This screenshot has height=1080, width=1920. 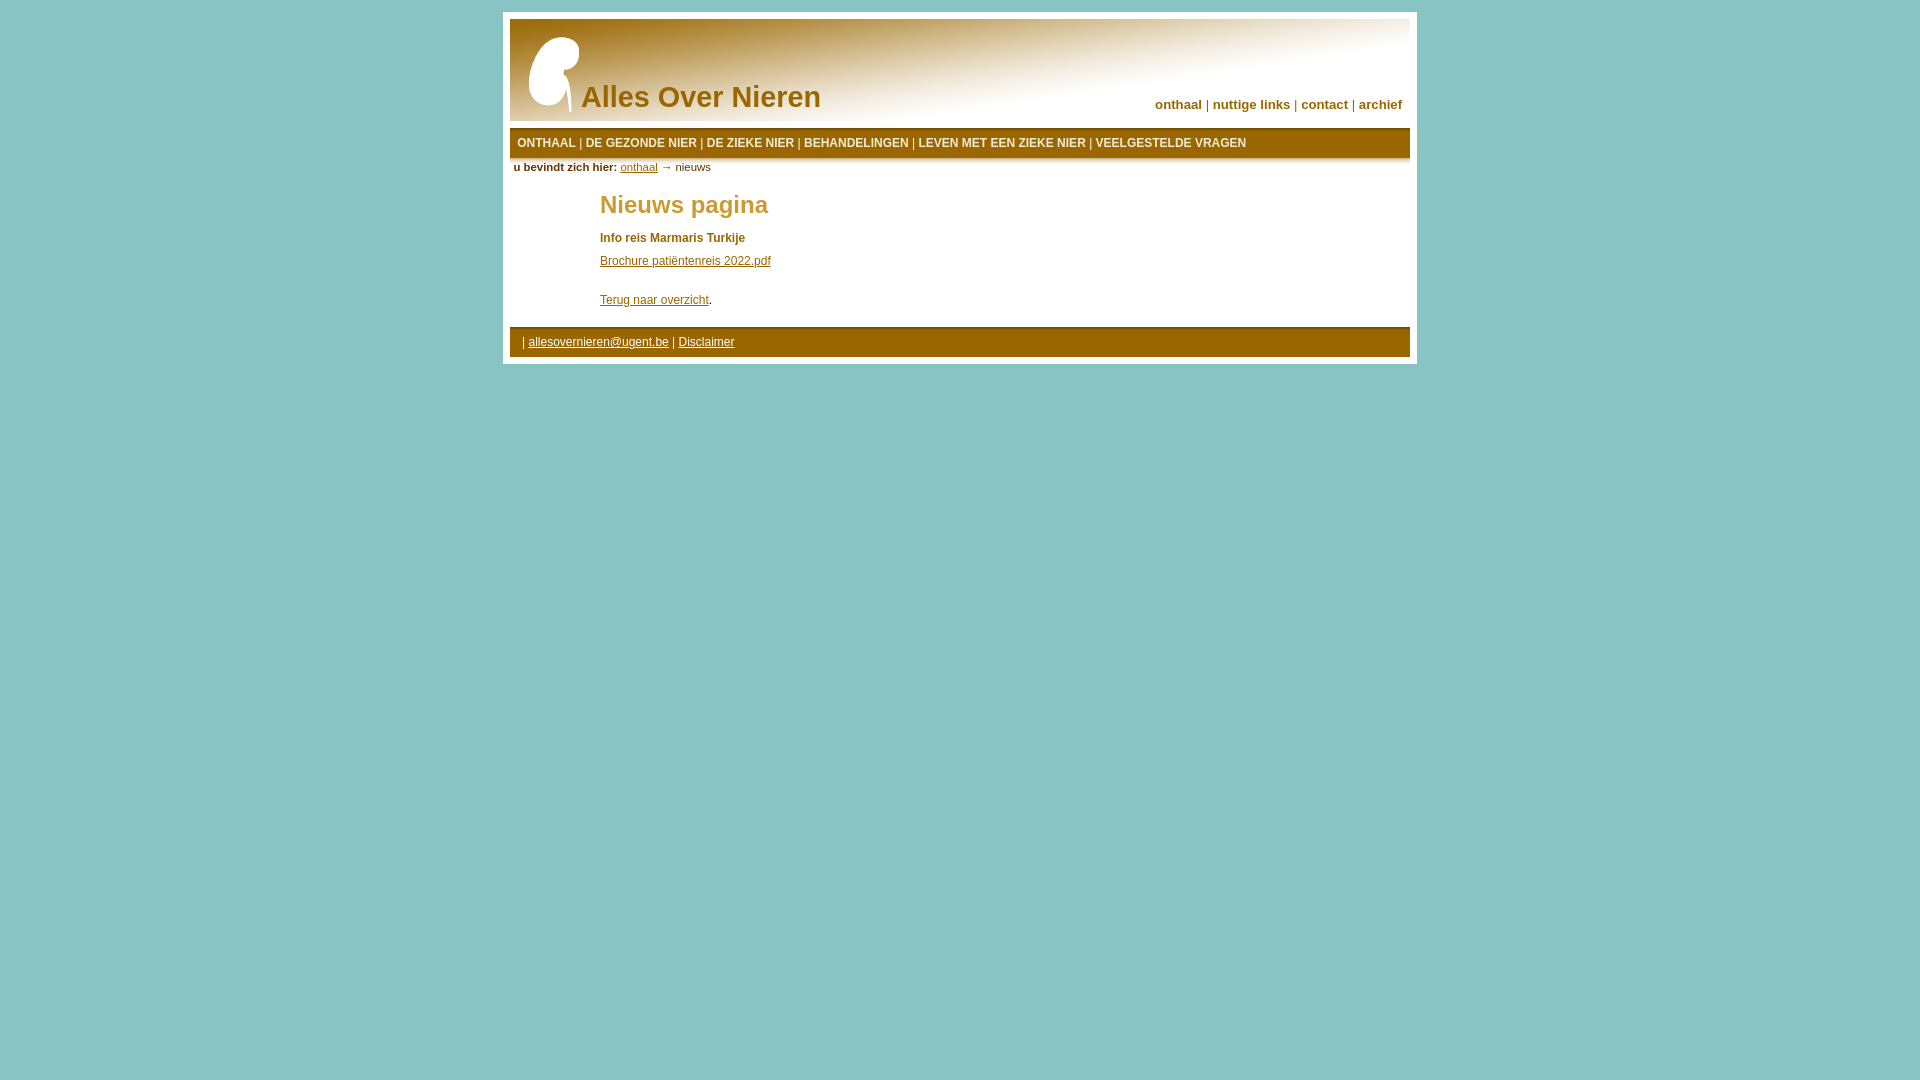 What do you see at coordinates (856, 142) in the screenshot?
I see `'BEHANDELINGEN'` at bounding box center [856, 142].